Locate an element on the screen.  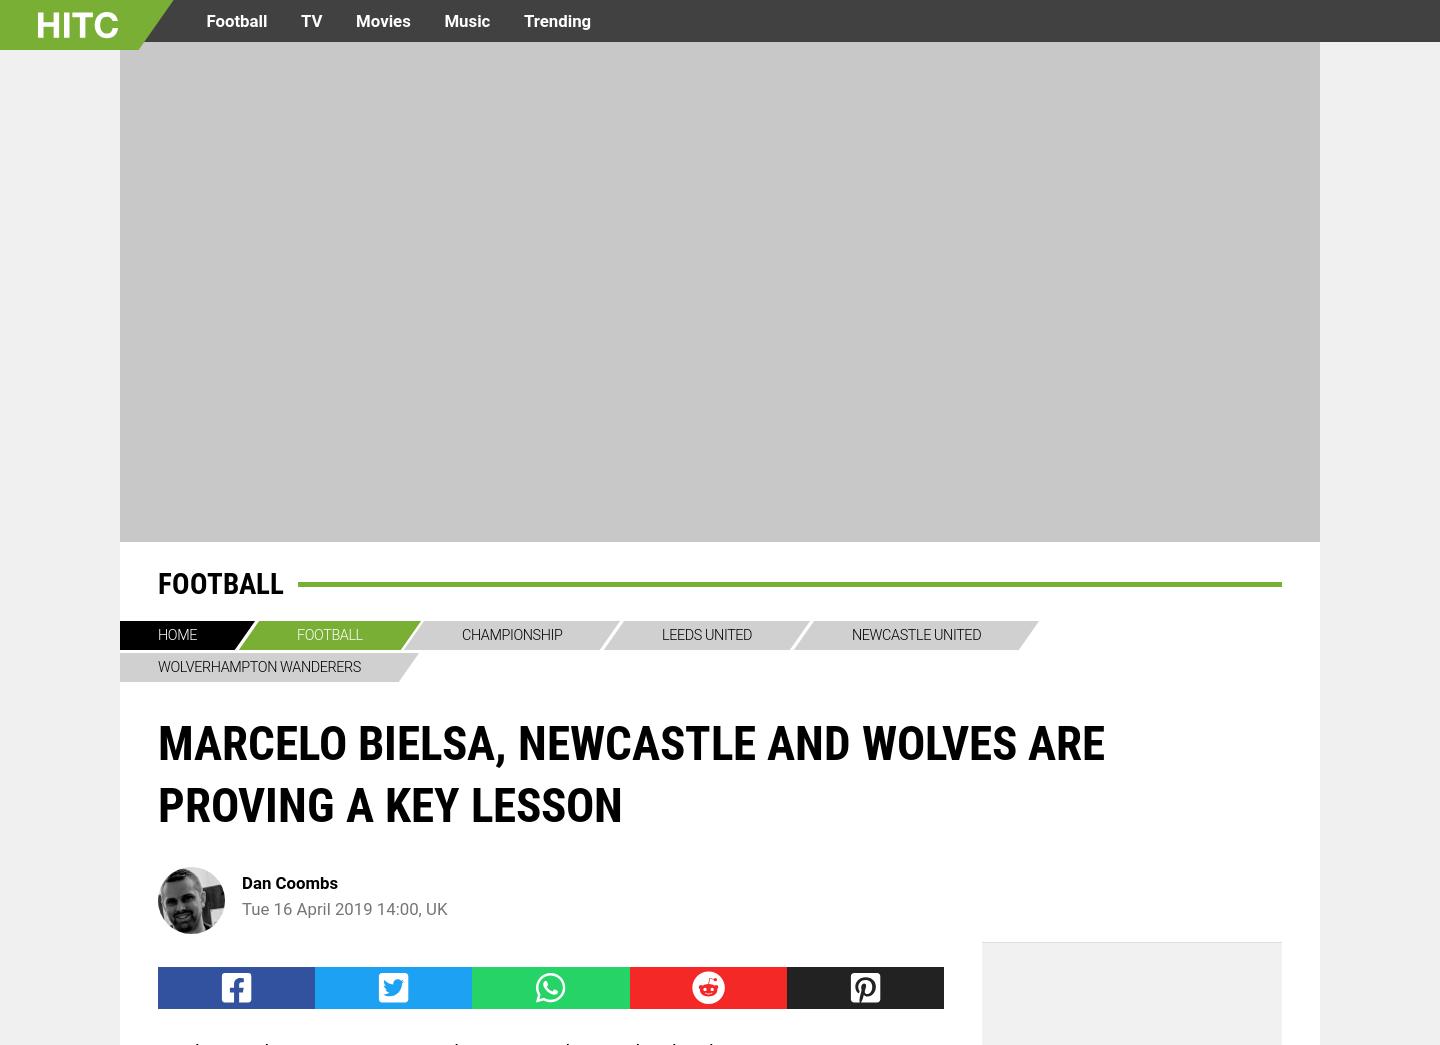
'Home' is located at coordinates (175, 634).